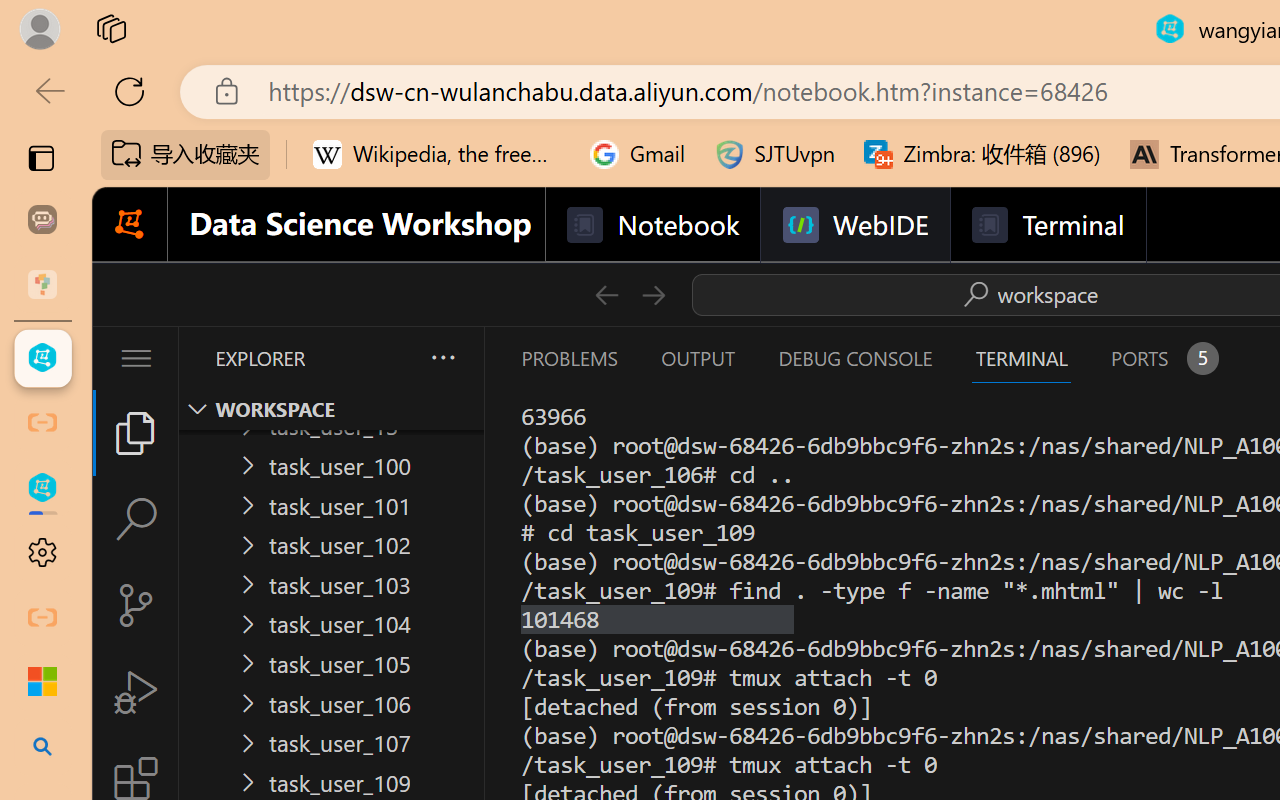 This screenshot has width=1280, height=800. What do you see at coordinates (696, 358) in the screenshot?
I see `'Output (Ctrl+Shift+U)'` at bounding box center [696, 358].